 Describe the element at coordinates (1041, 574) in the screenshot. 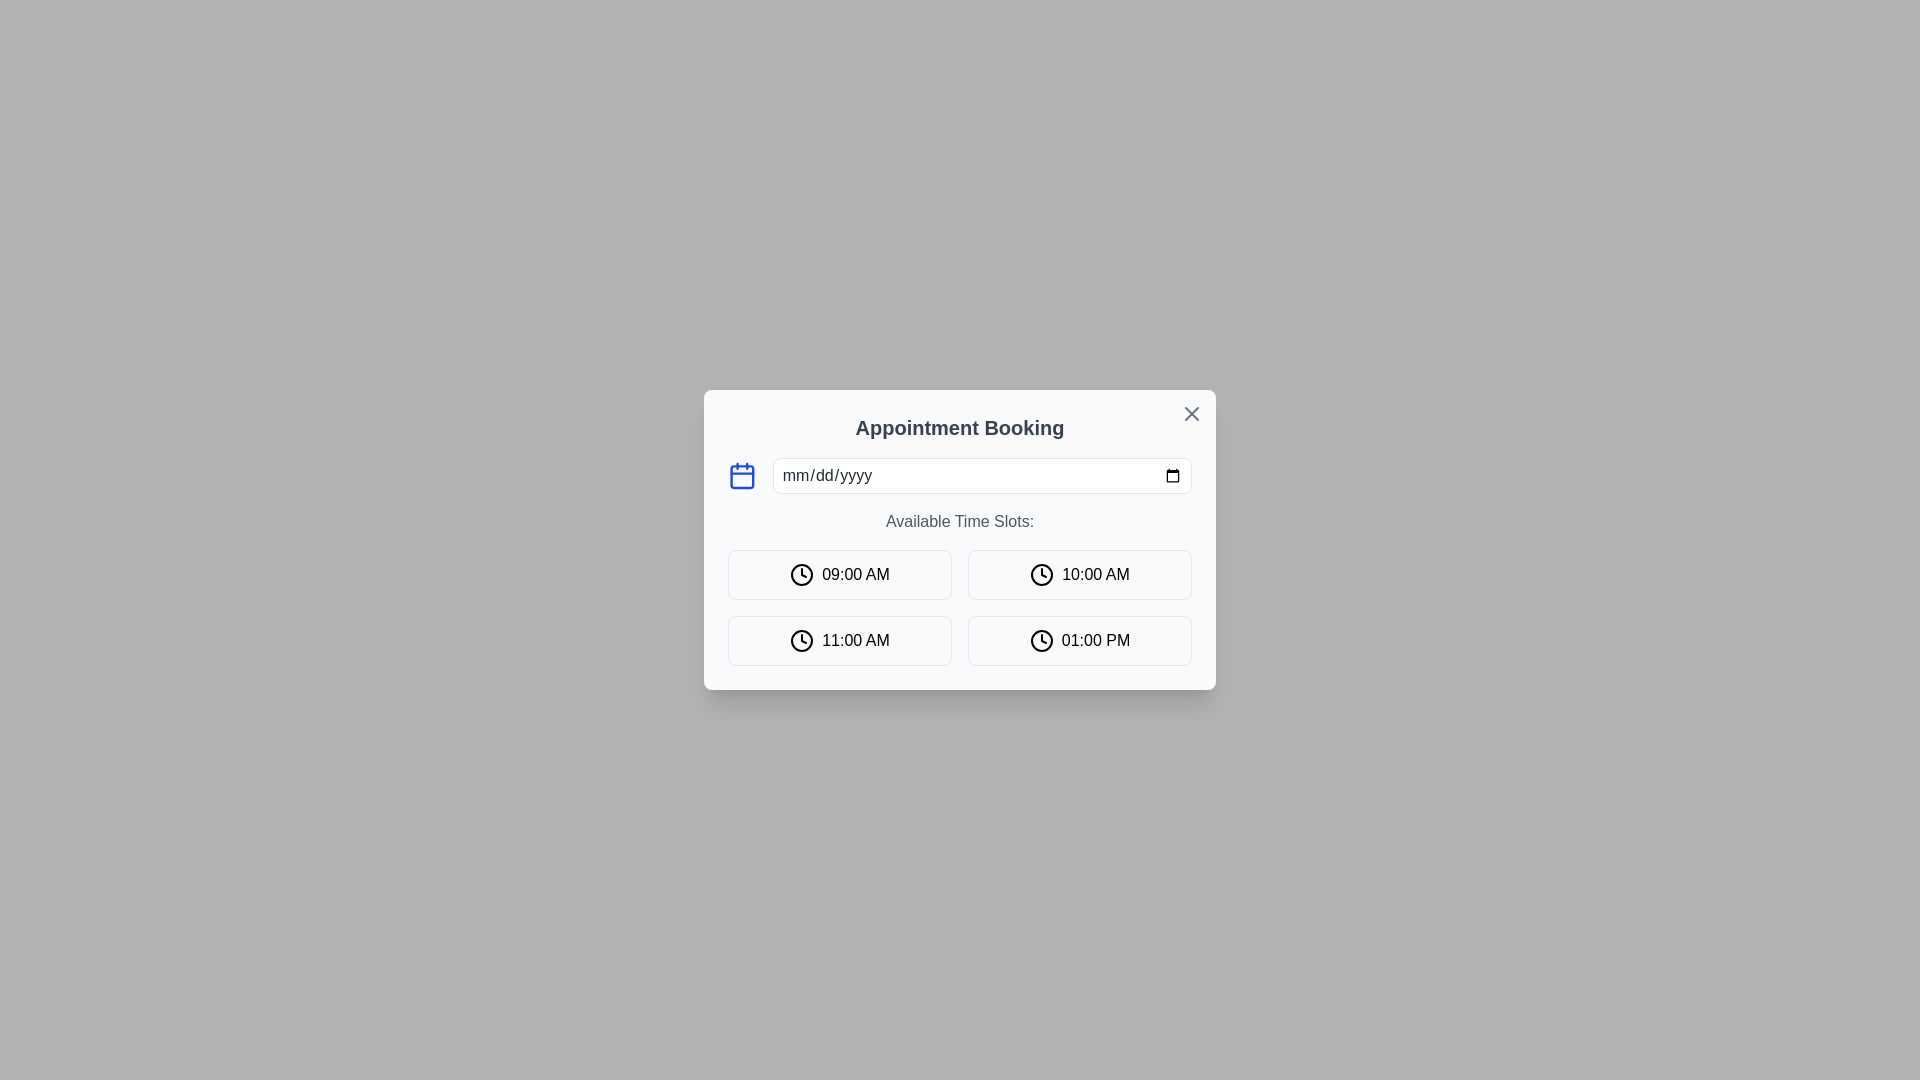

I see `the outer circular boundary of the clock icon indicating availability for the 10:00 AM time slot in the appointment booking interface` at that location.